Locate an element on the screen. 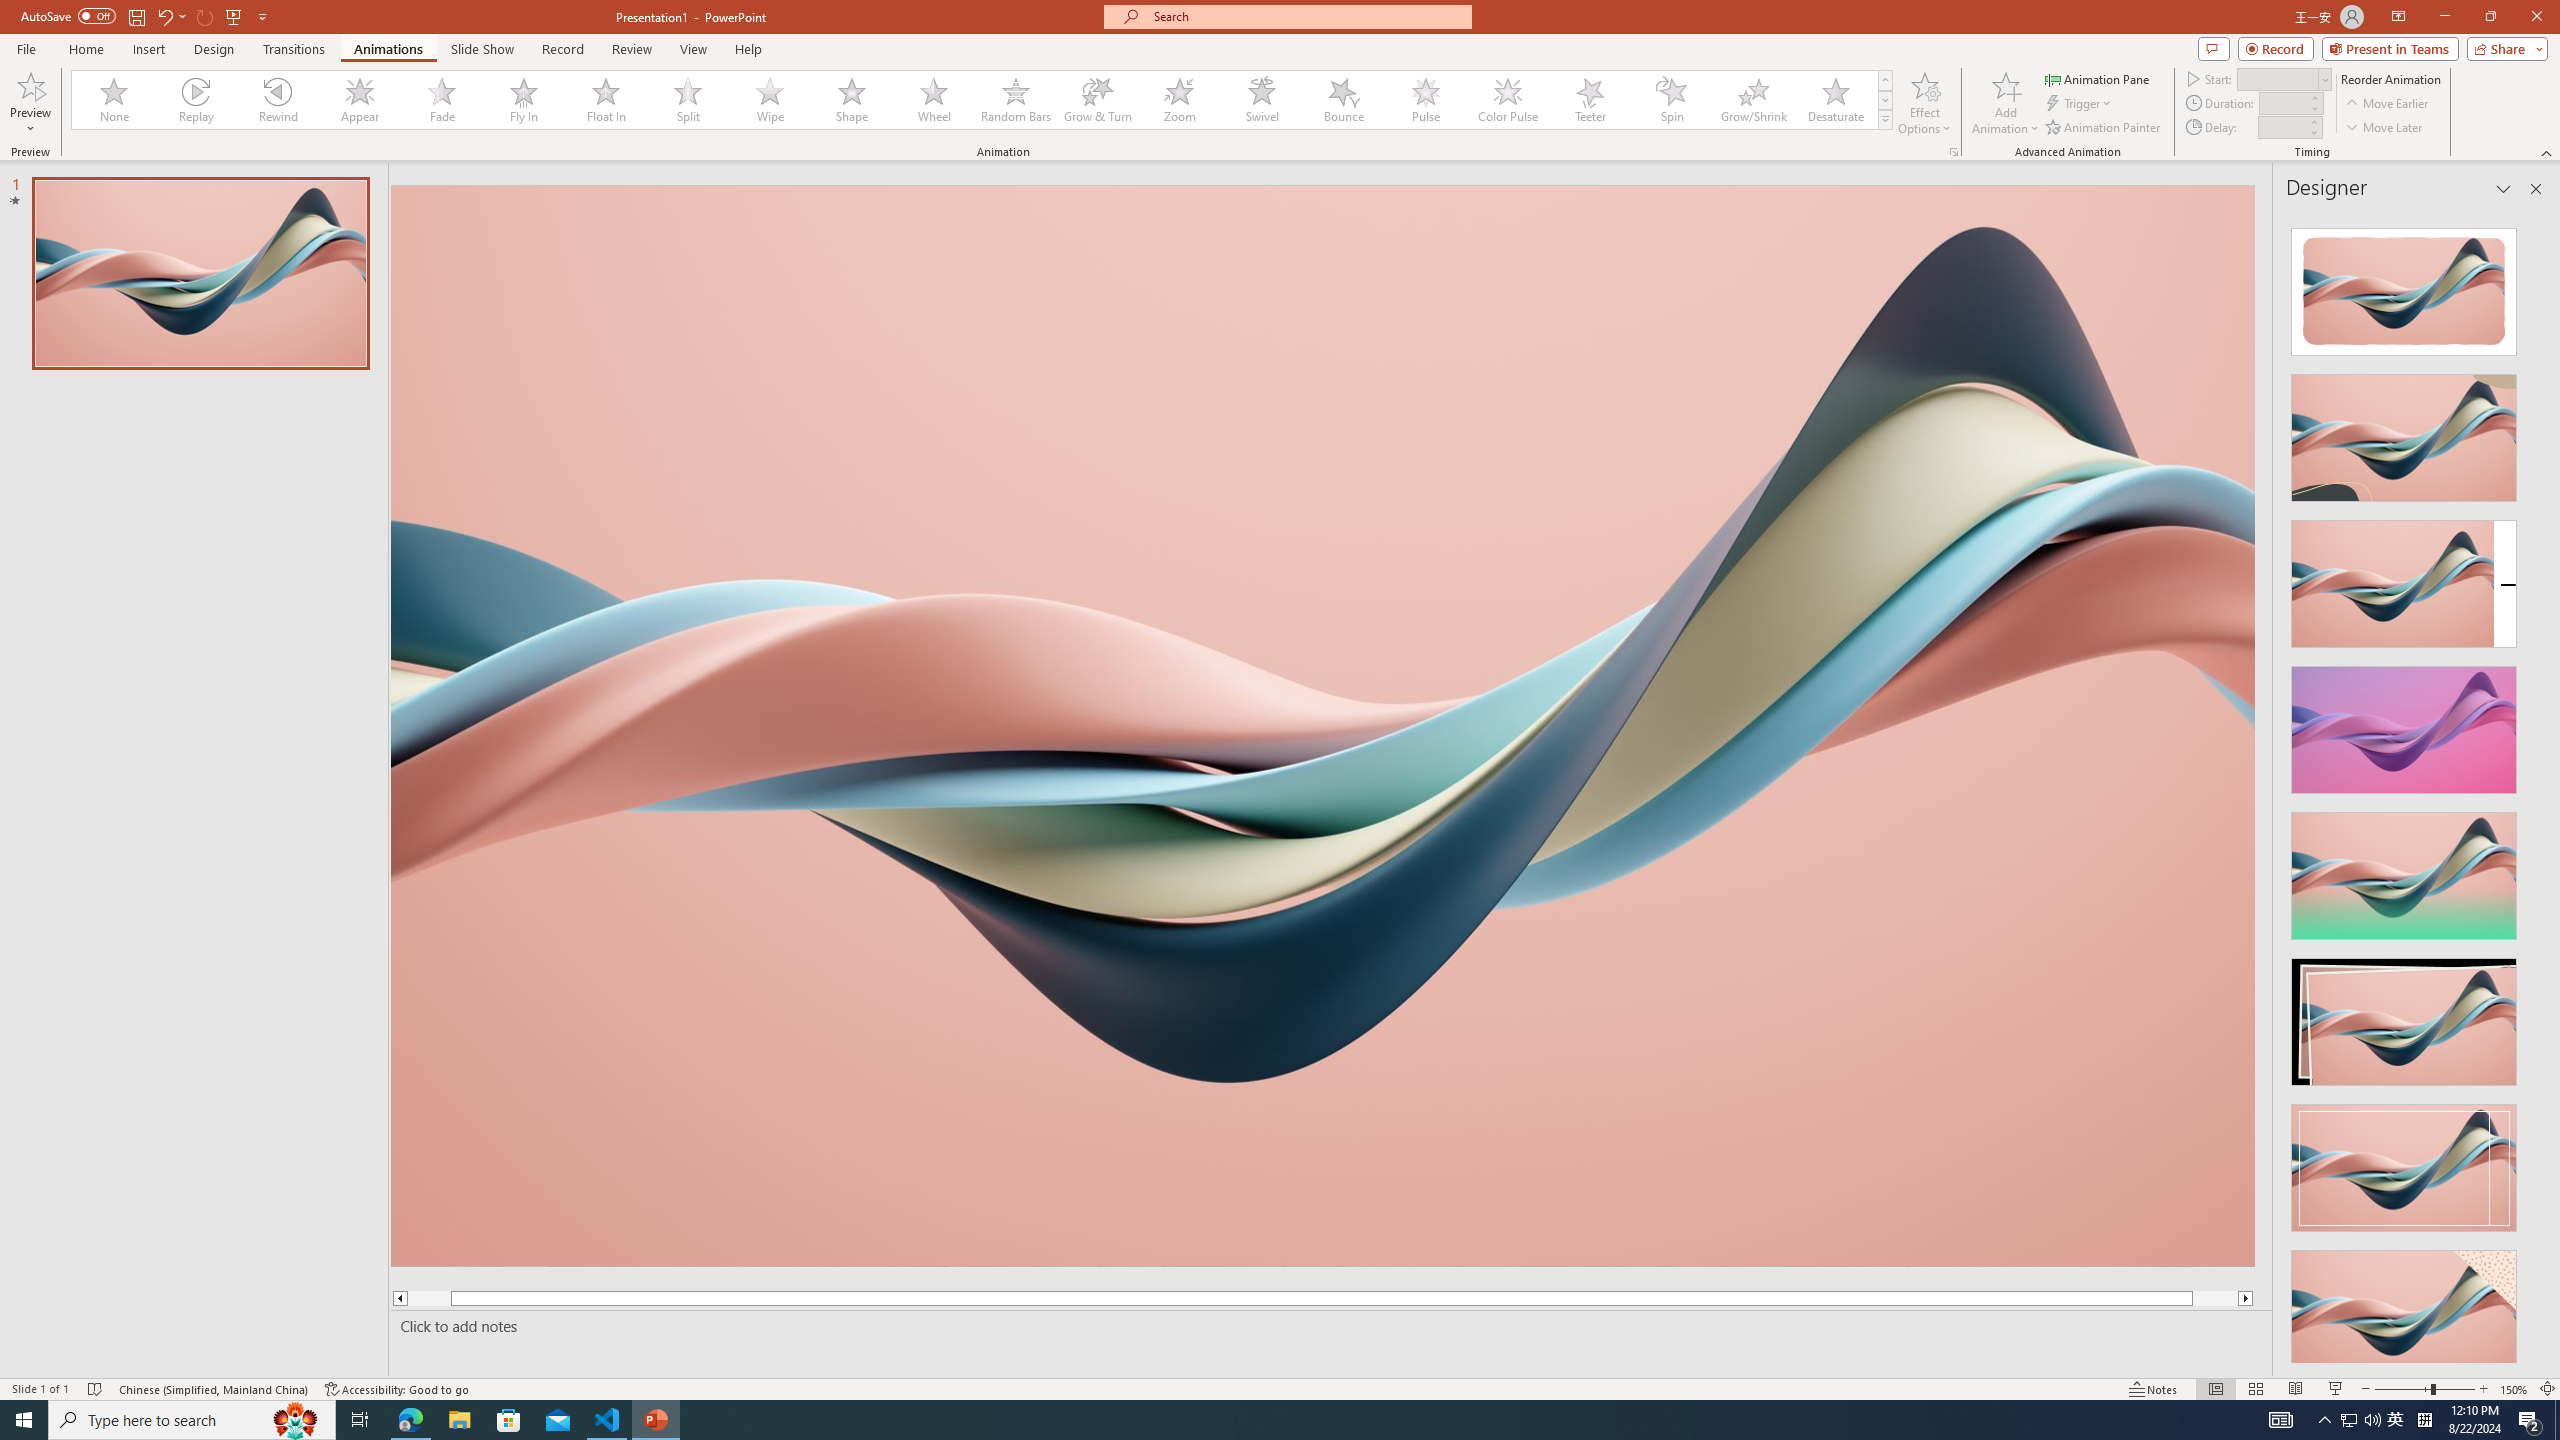  'Animation Duration' is located at coordinates (2282, 102).